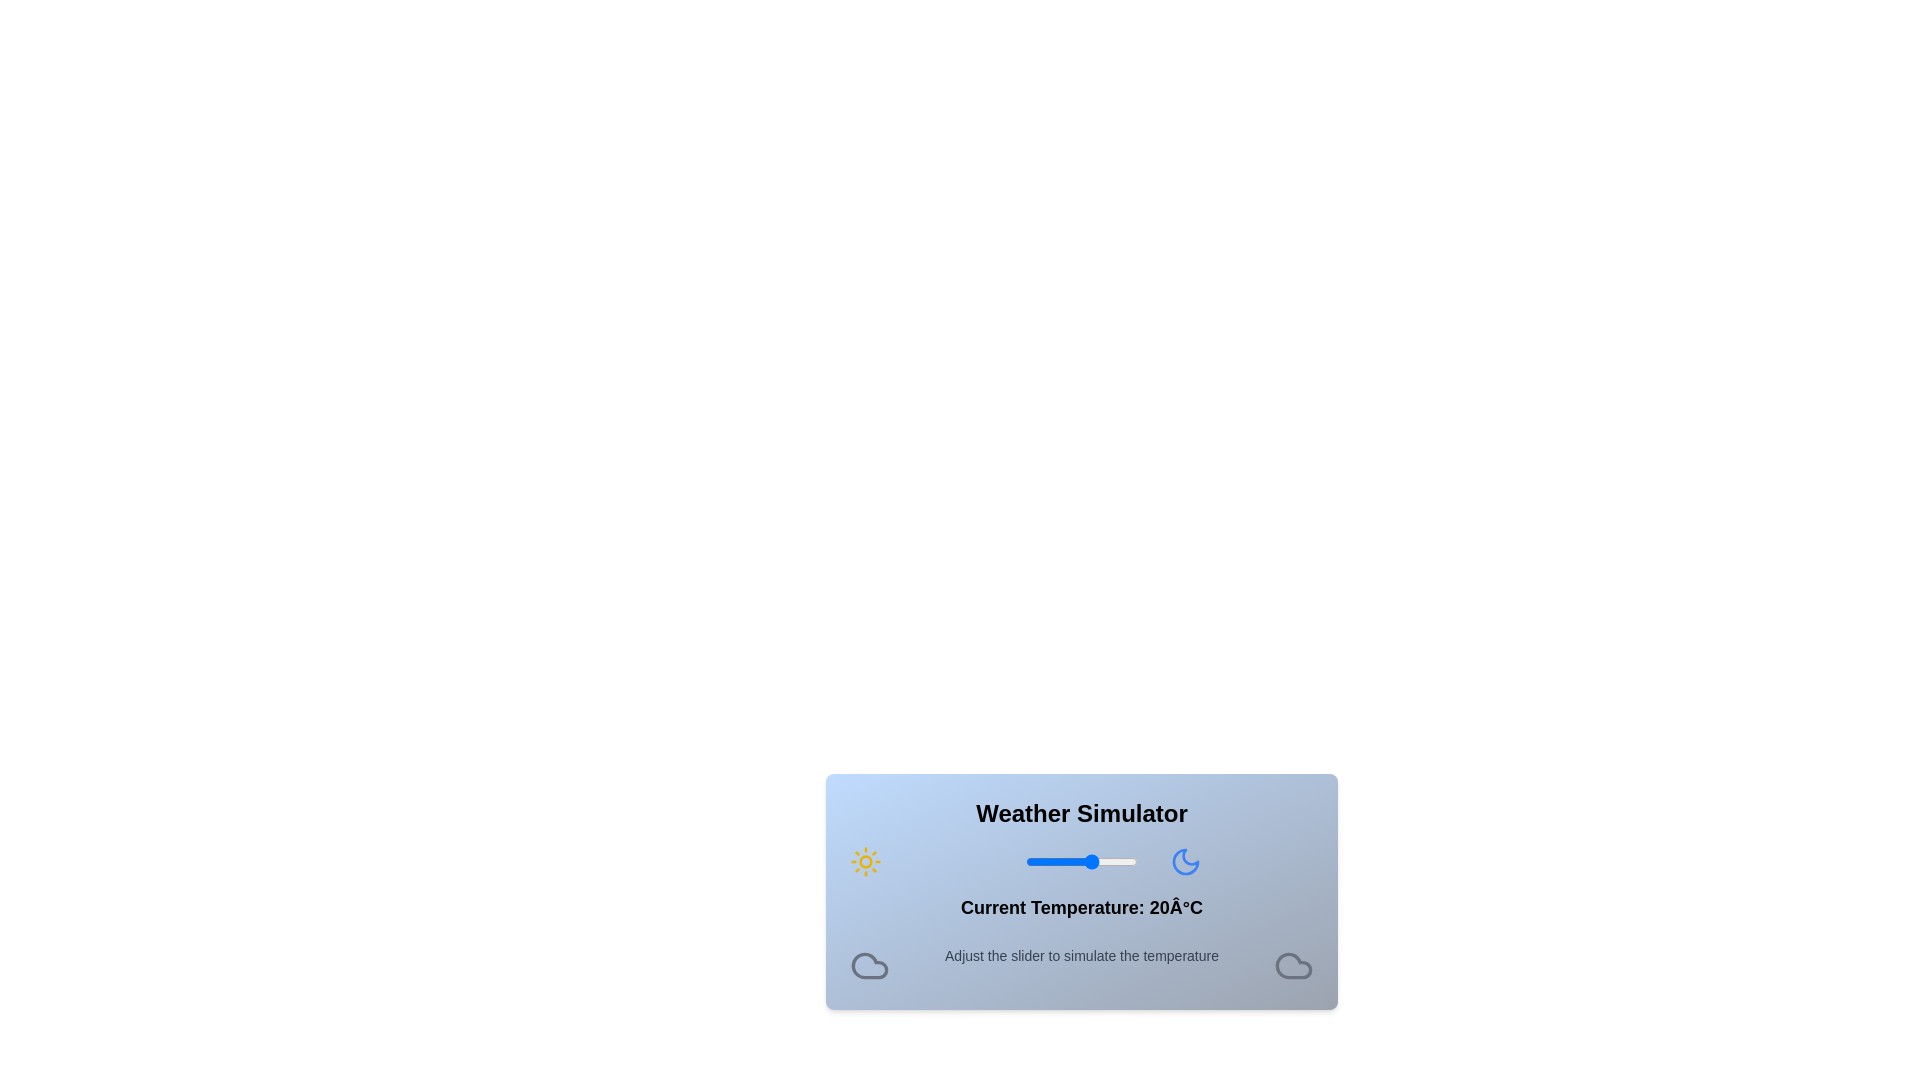 Image resolution: width=1920 pixels, height=1080 pixels. I want to click on the slider to set the temperature to 21°C, so click(1094, 860).